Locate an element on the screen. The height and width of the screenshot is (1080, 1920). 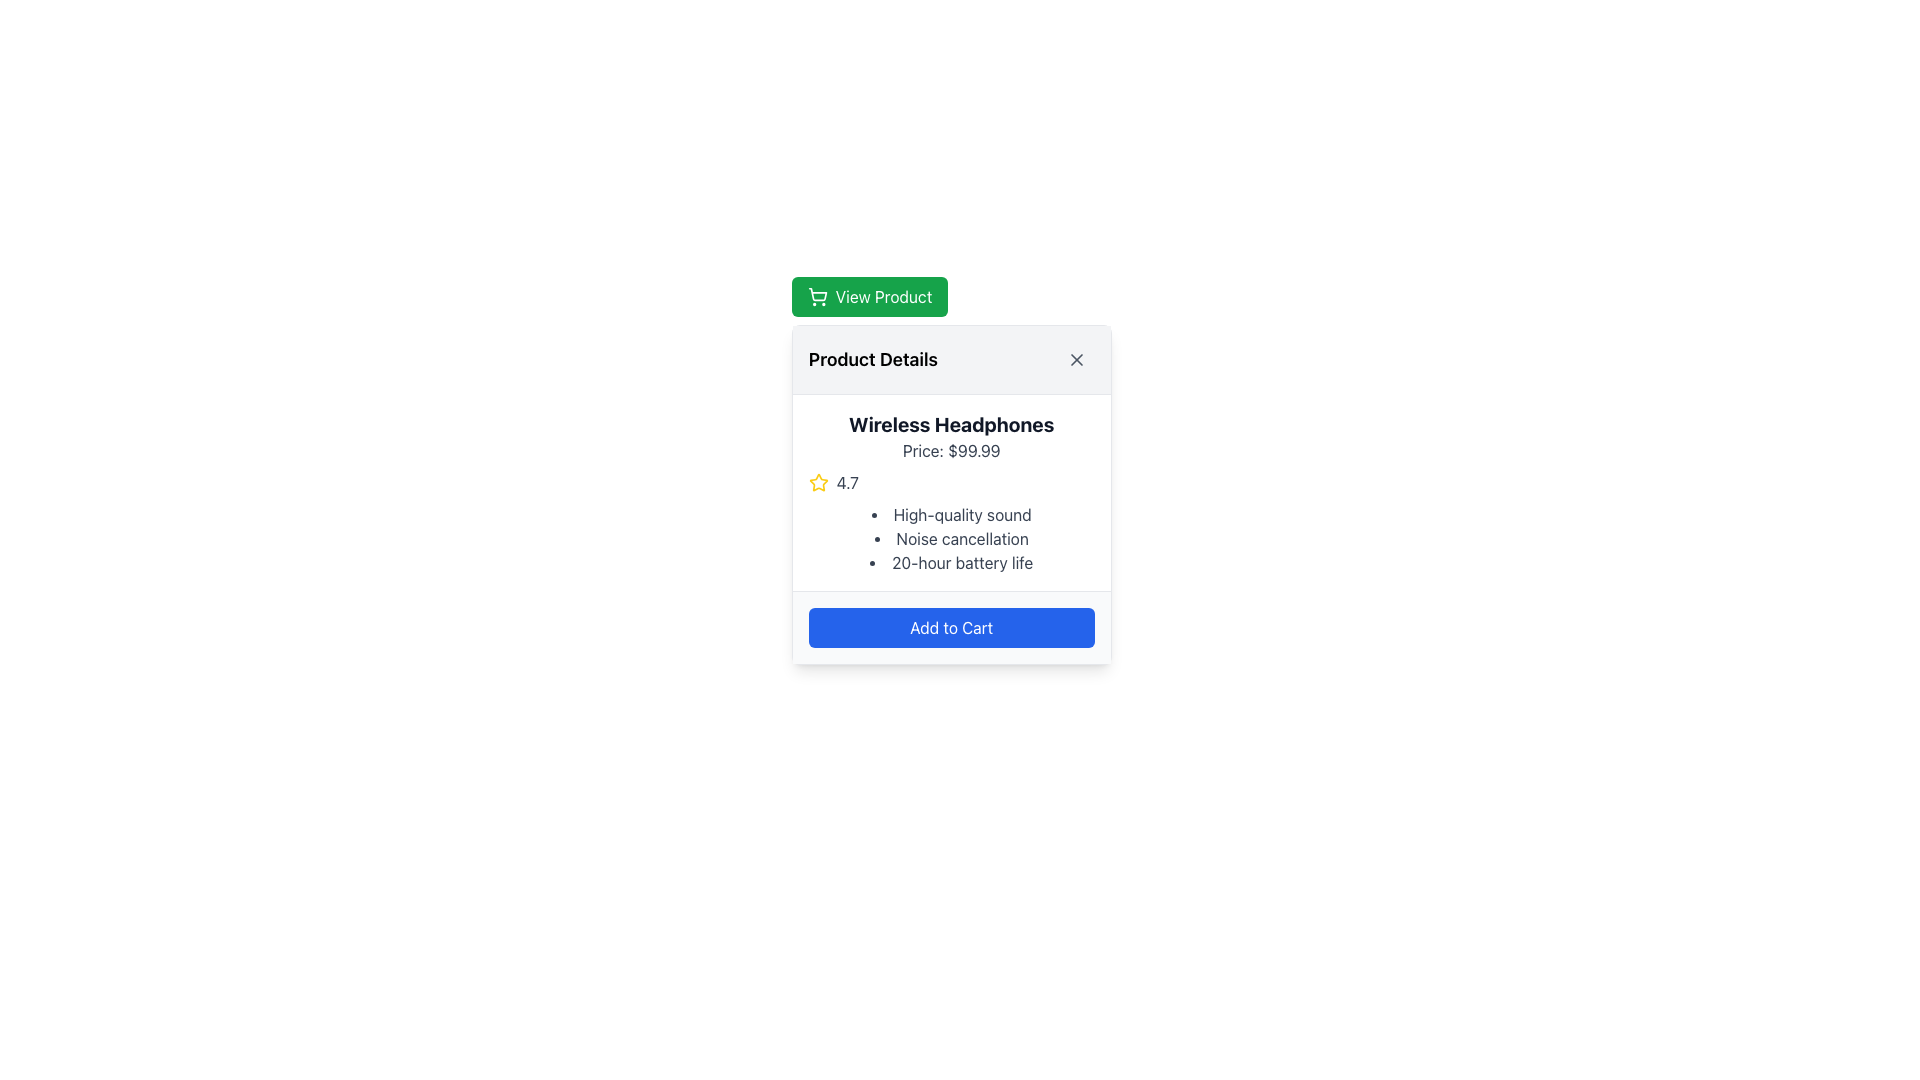
the unordered list containing the bullet points 'High-quality sound', 'Noise cancellation', and '20-hour battery life' located in the product details section is located at coordinates (950, 538).